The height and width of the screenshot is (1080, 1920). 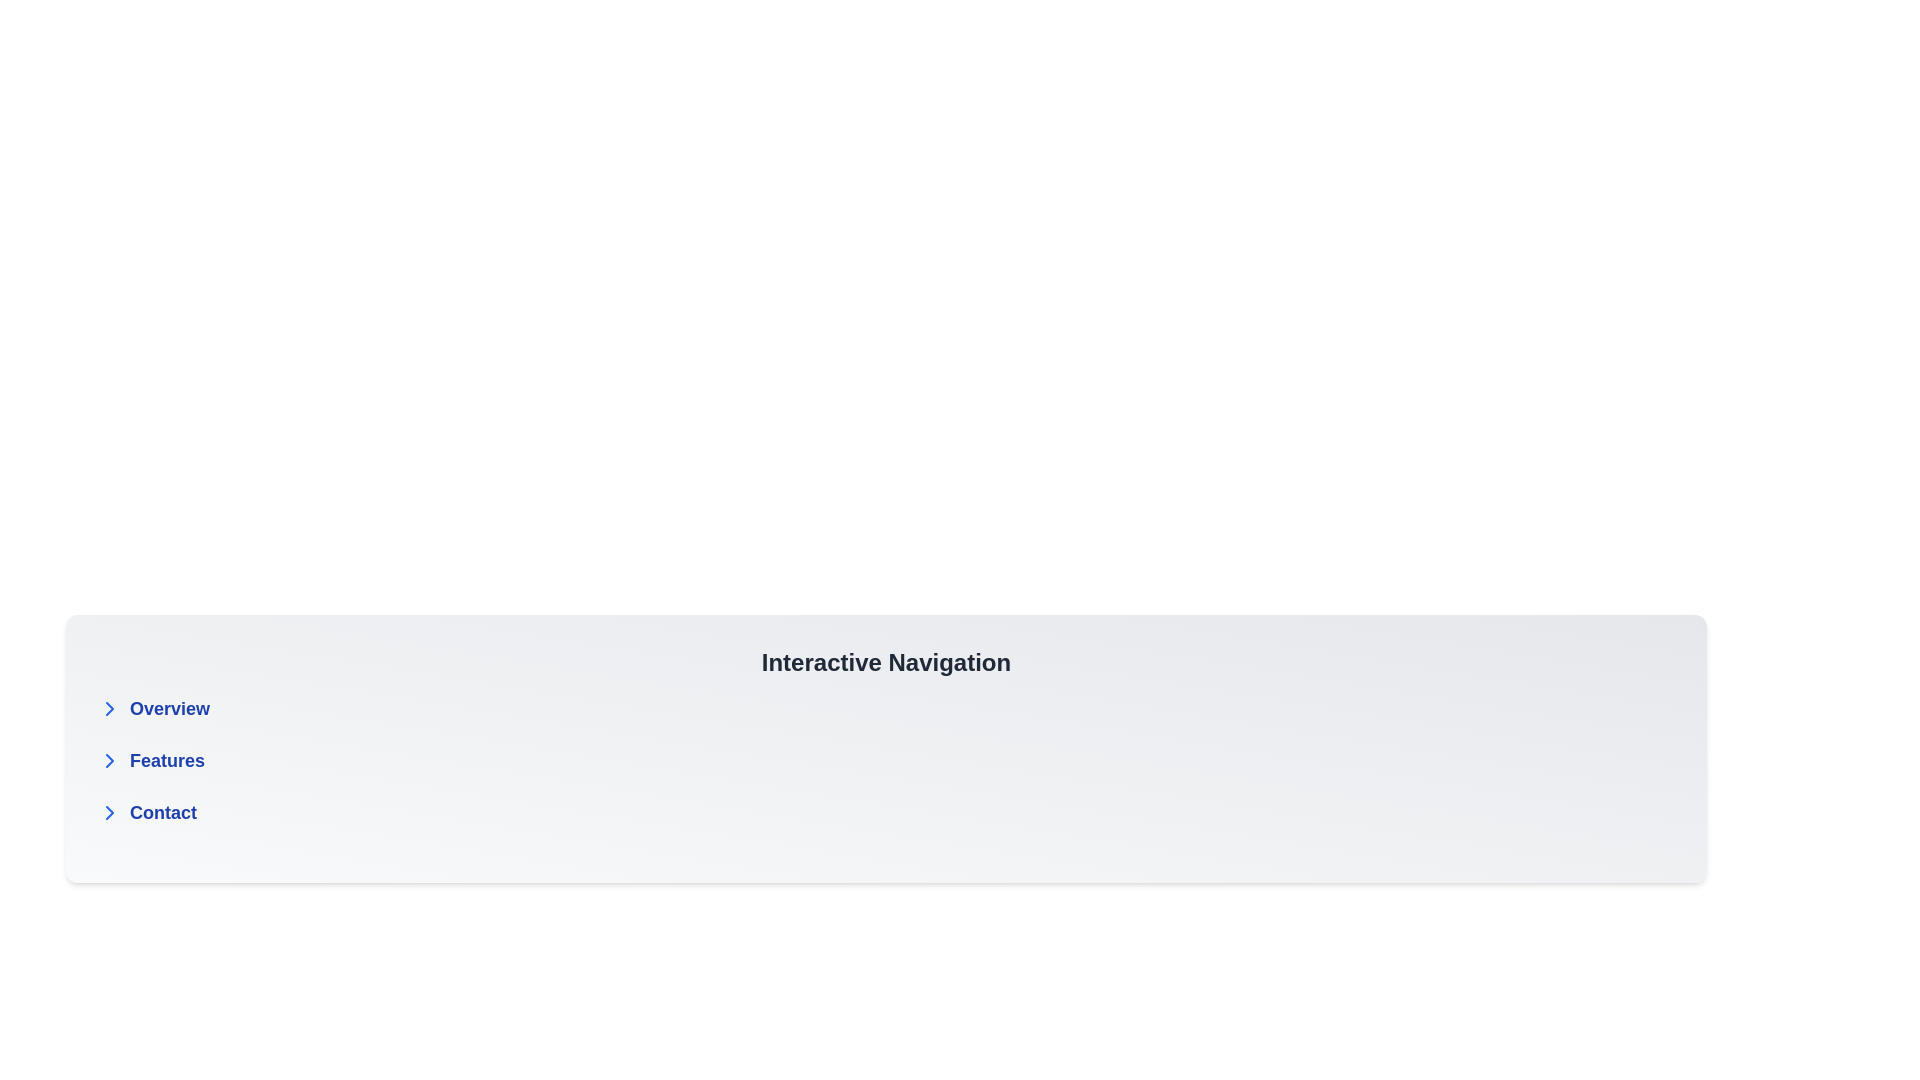 What do you see at coordinates (885, 663) in the screenshot?
I see `the Text Heading element that serves as the title for the section, positioned above the navigation links 'Overview', 'Features', and 'Contact'` at bounding box center [885, 663].